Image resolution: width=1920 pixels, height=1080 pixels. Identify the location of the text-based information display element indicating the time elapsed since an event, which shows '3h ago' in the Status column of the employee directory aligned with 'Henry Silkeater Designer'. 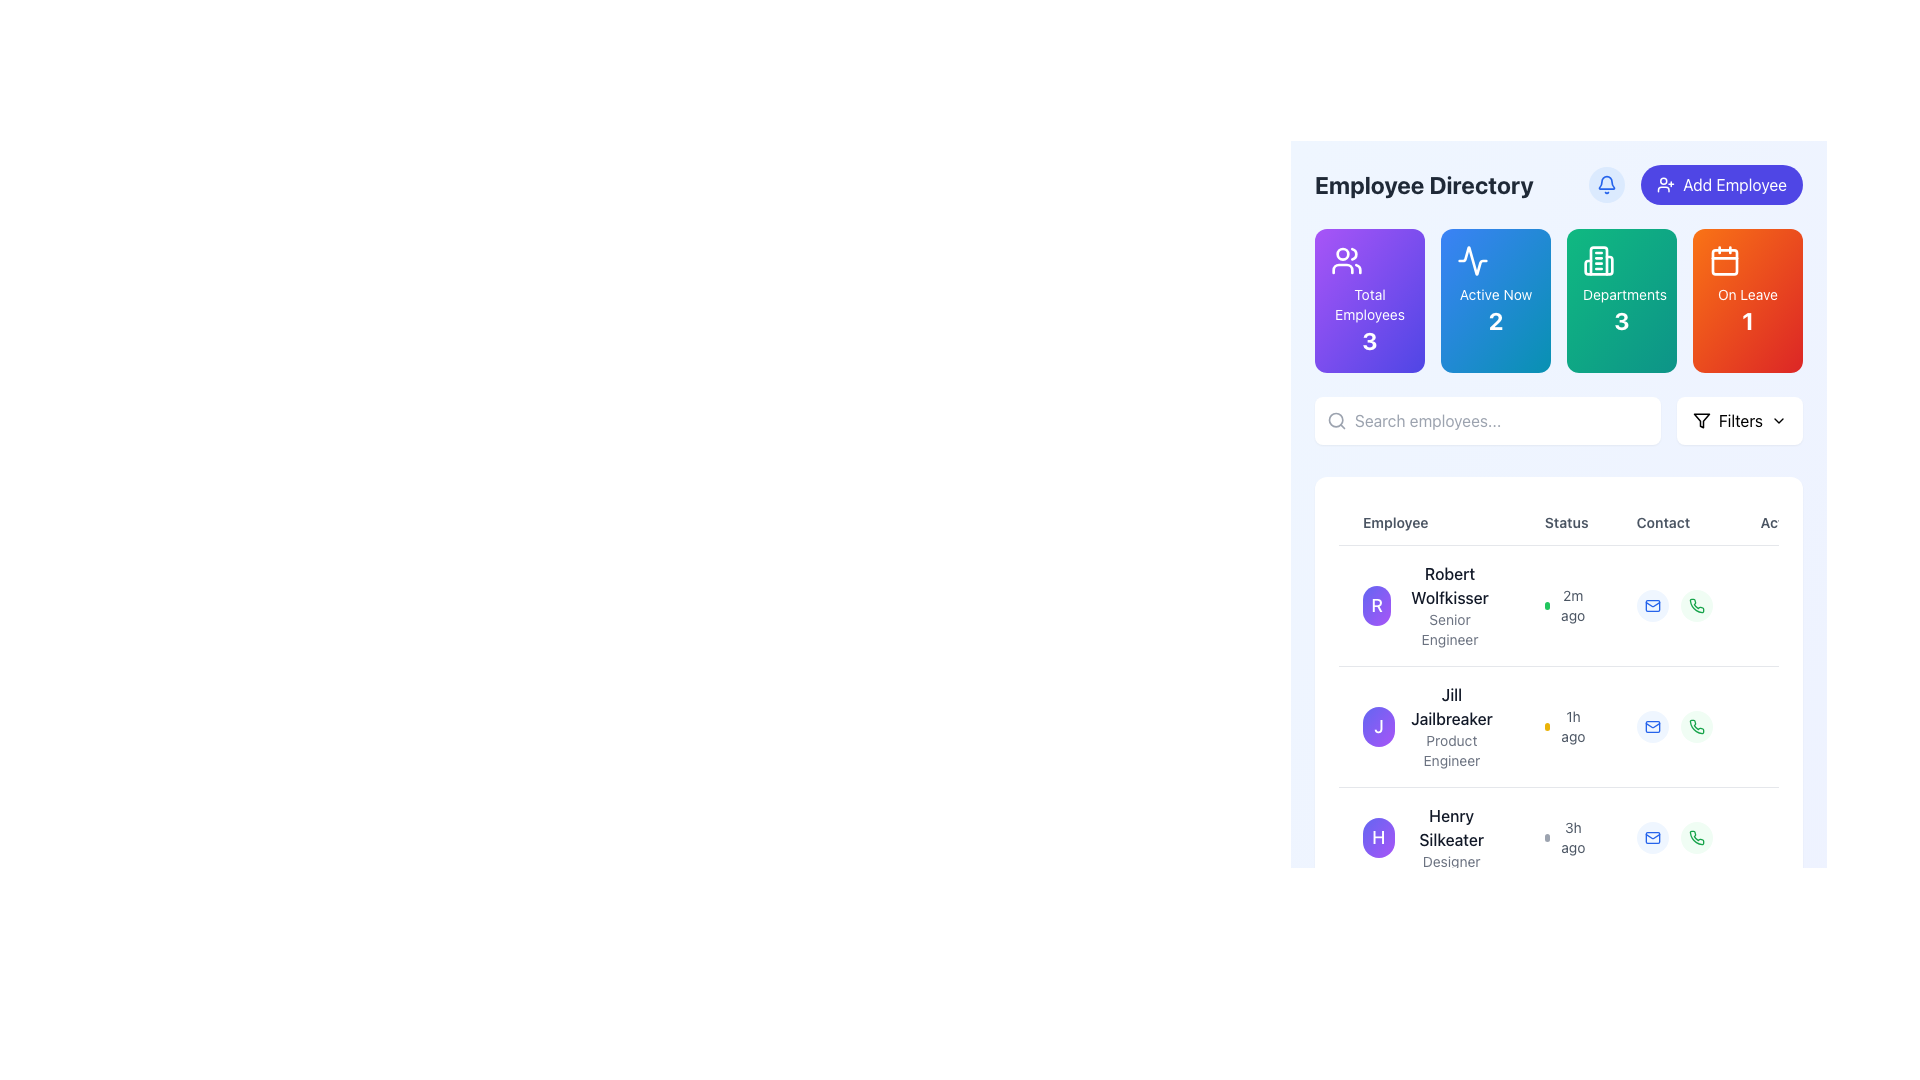
(1565, 837).